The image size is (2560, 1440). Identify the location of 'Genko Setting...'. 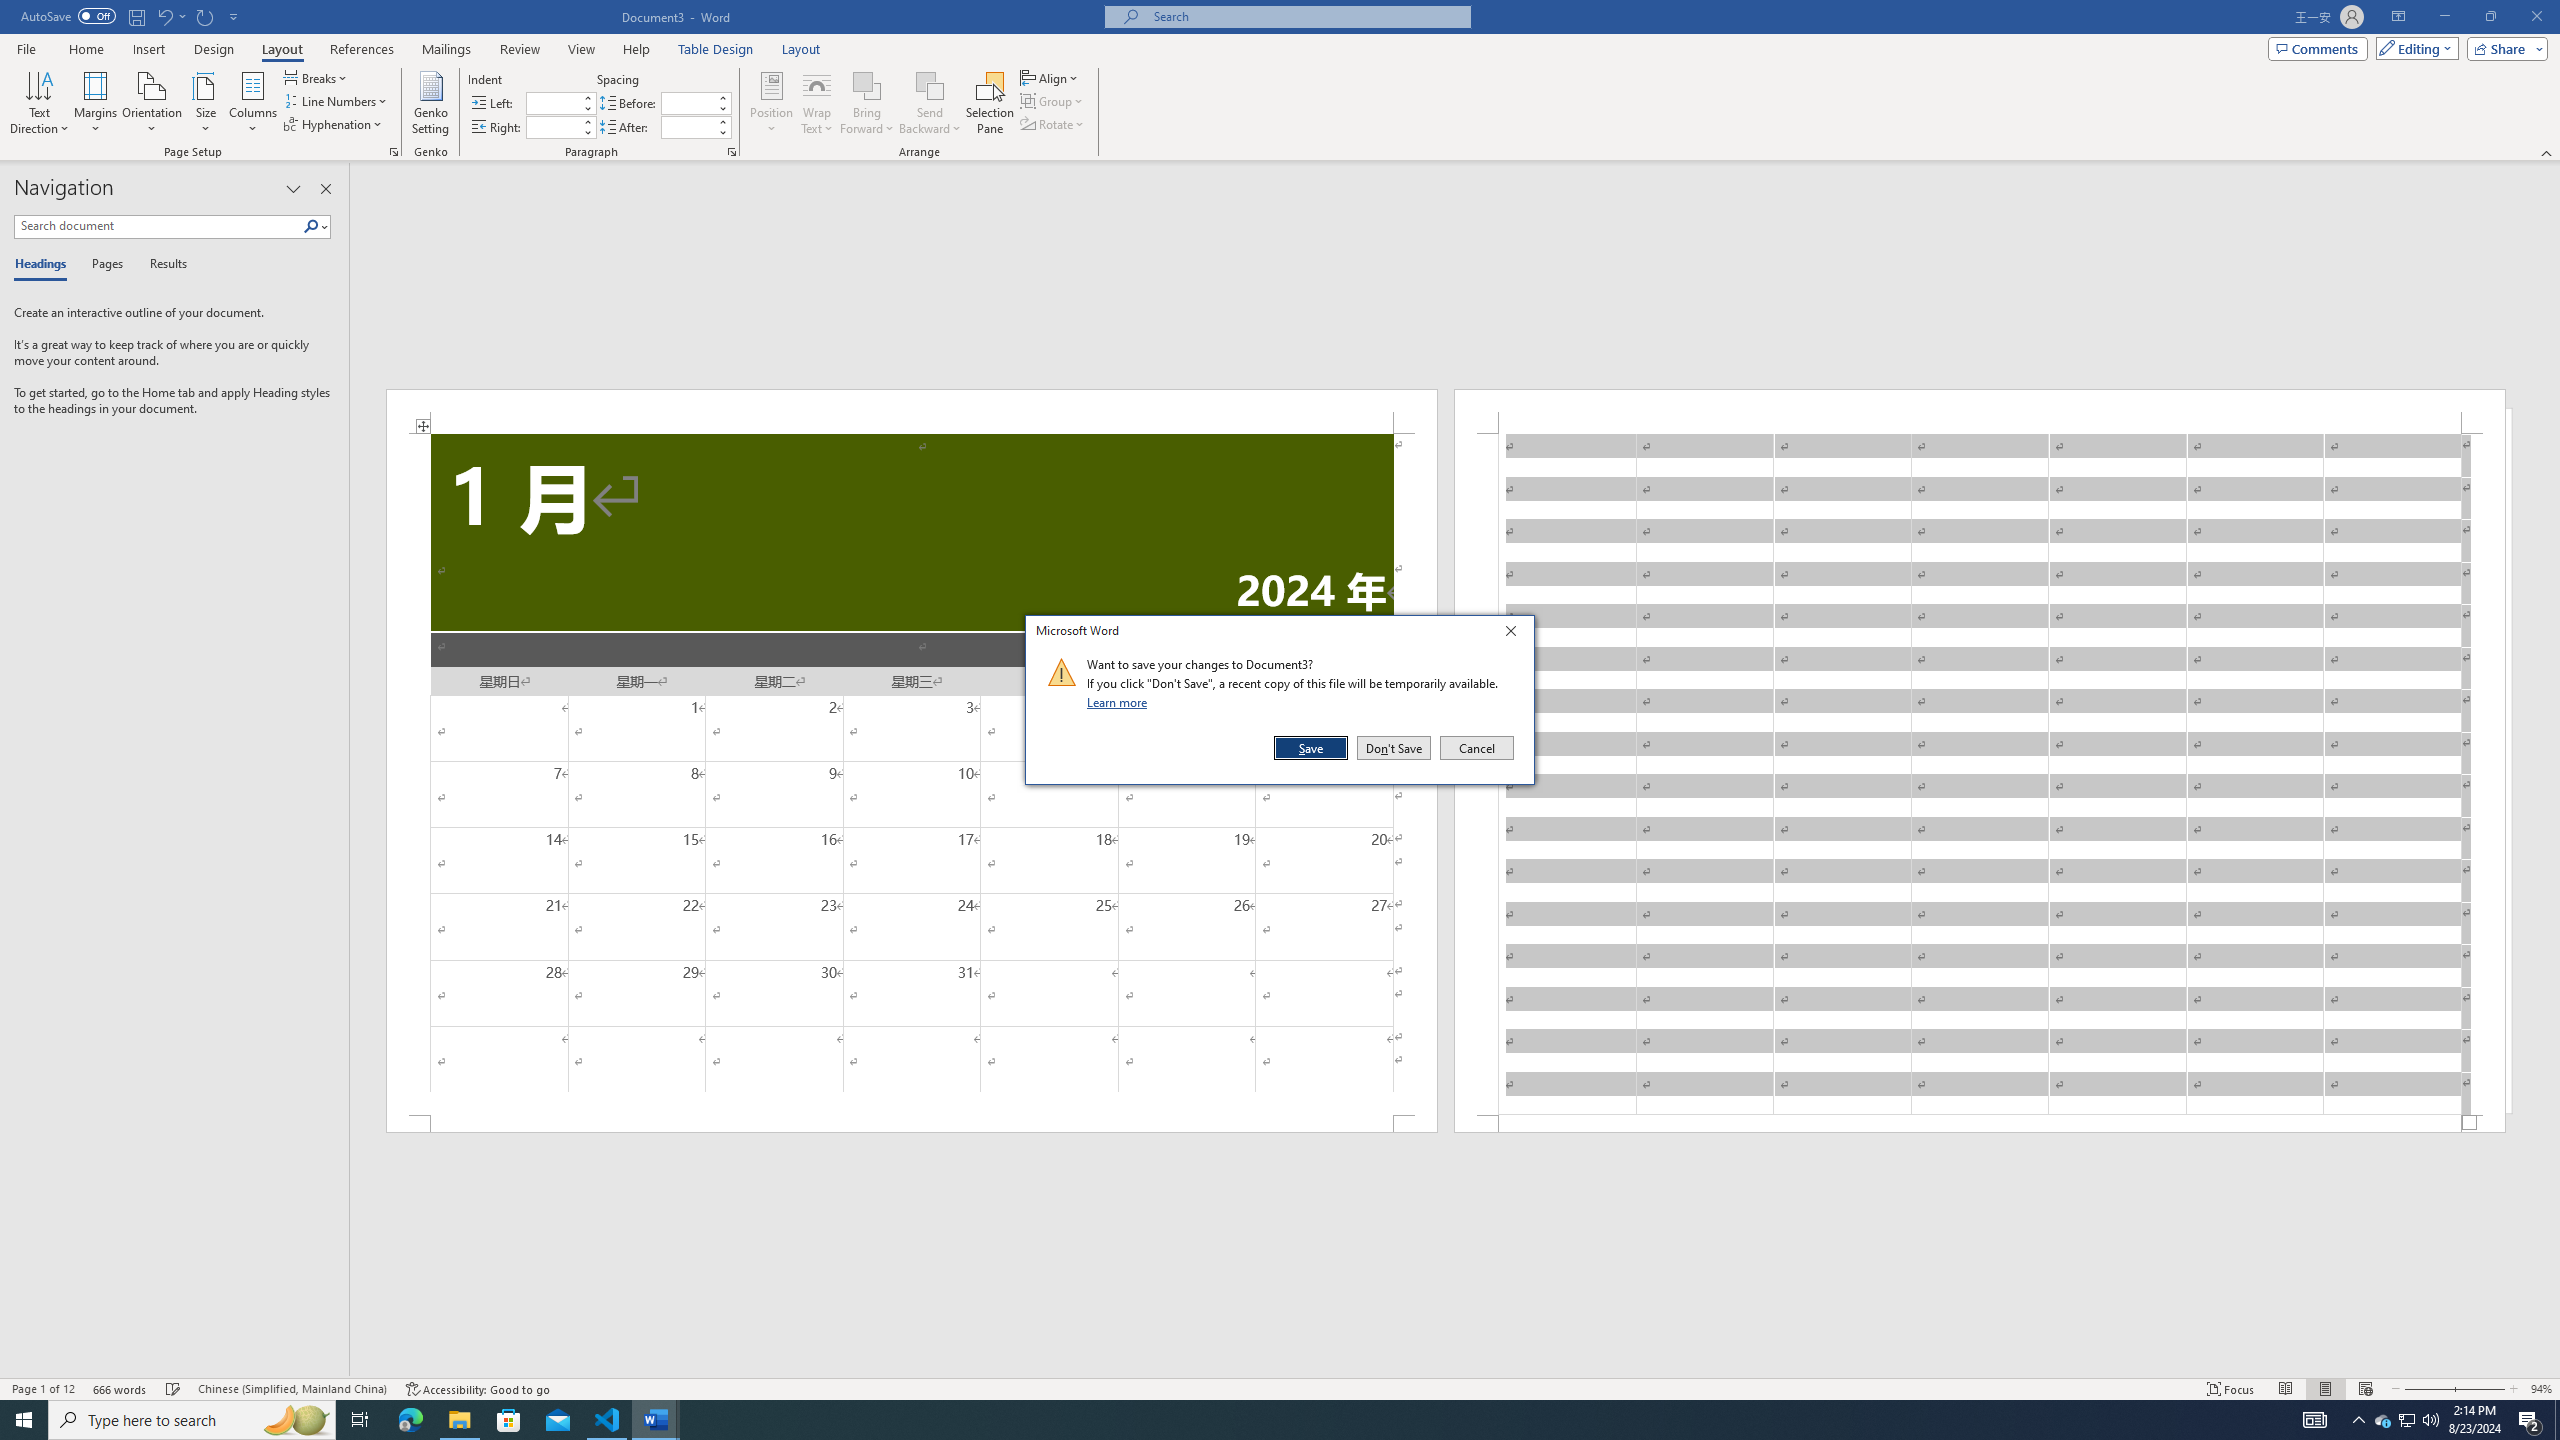
(431, 103).